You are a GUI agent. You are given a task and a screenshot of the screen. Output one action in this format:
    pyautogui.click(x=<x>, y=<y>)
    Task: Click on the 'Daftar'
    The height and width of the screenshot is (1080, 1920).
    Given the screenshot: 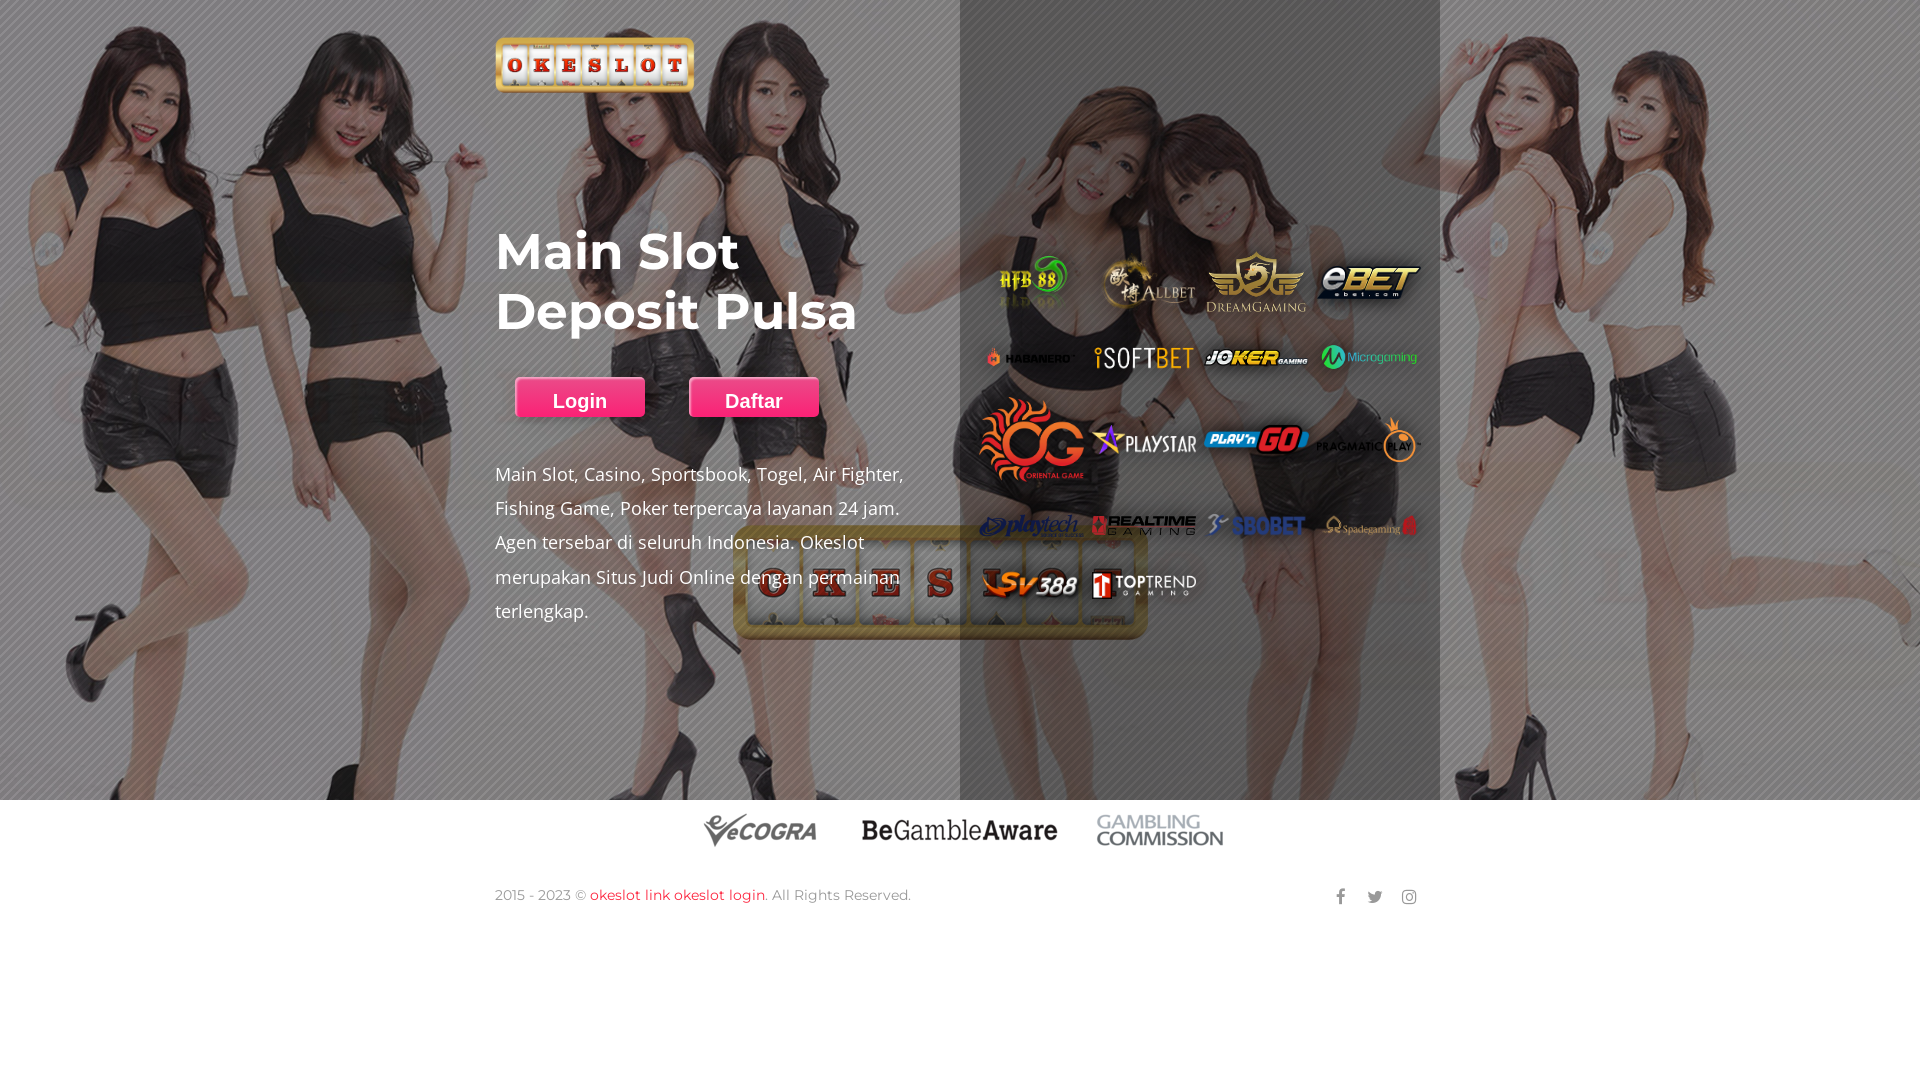 What is the action you would take?
    pyautogui.click(x=752, y=397)
    